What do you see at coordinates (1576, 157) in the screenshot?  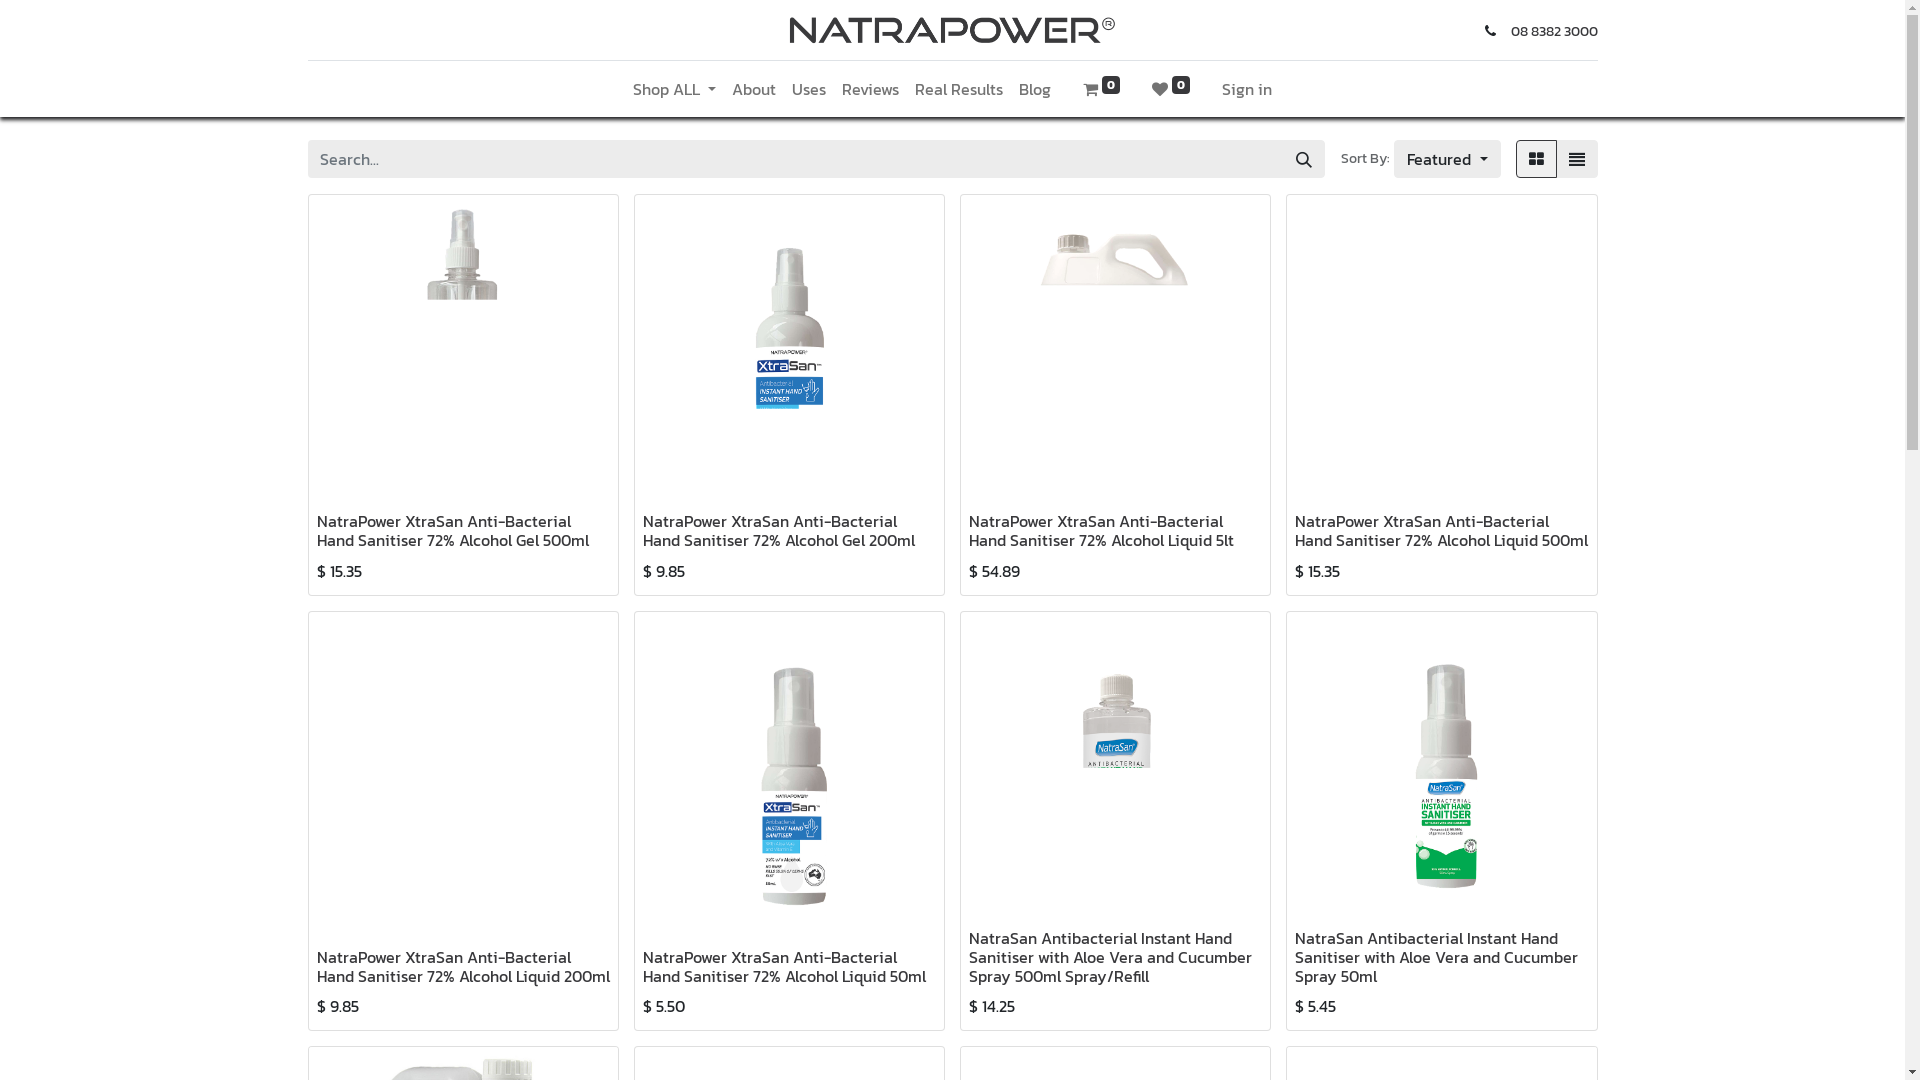 I see `'List'` at bounding box center [1576, 157].